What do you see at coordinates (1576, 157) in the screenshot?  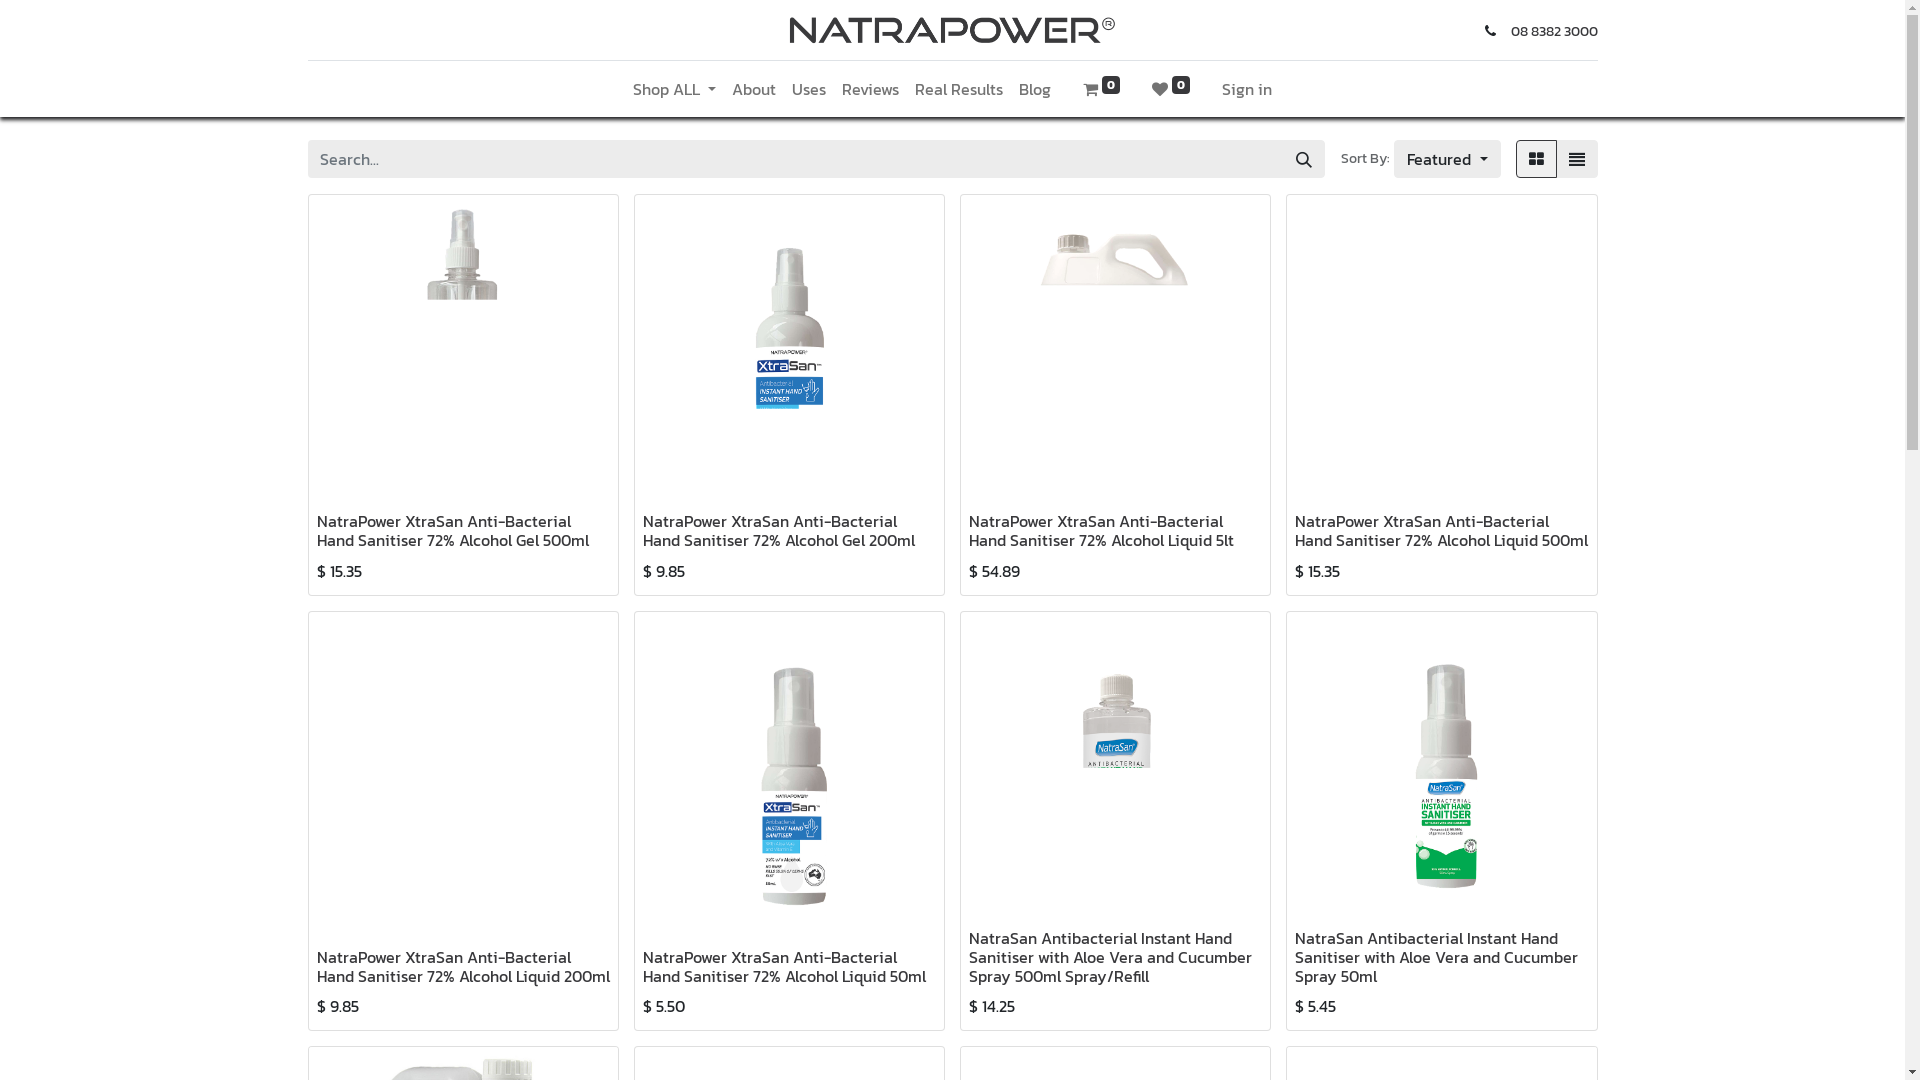 I see `'List'` at bounding box center [1576, 157].